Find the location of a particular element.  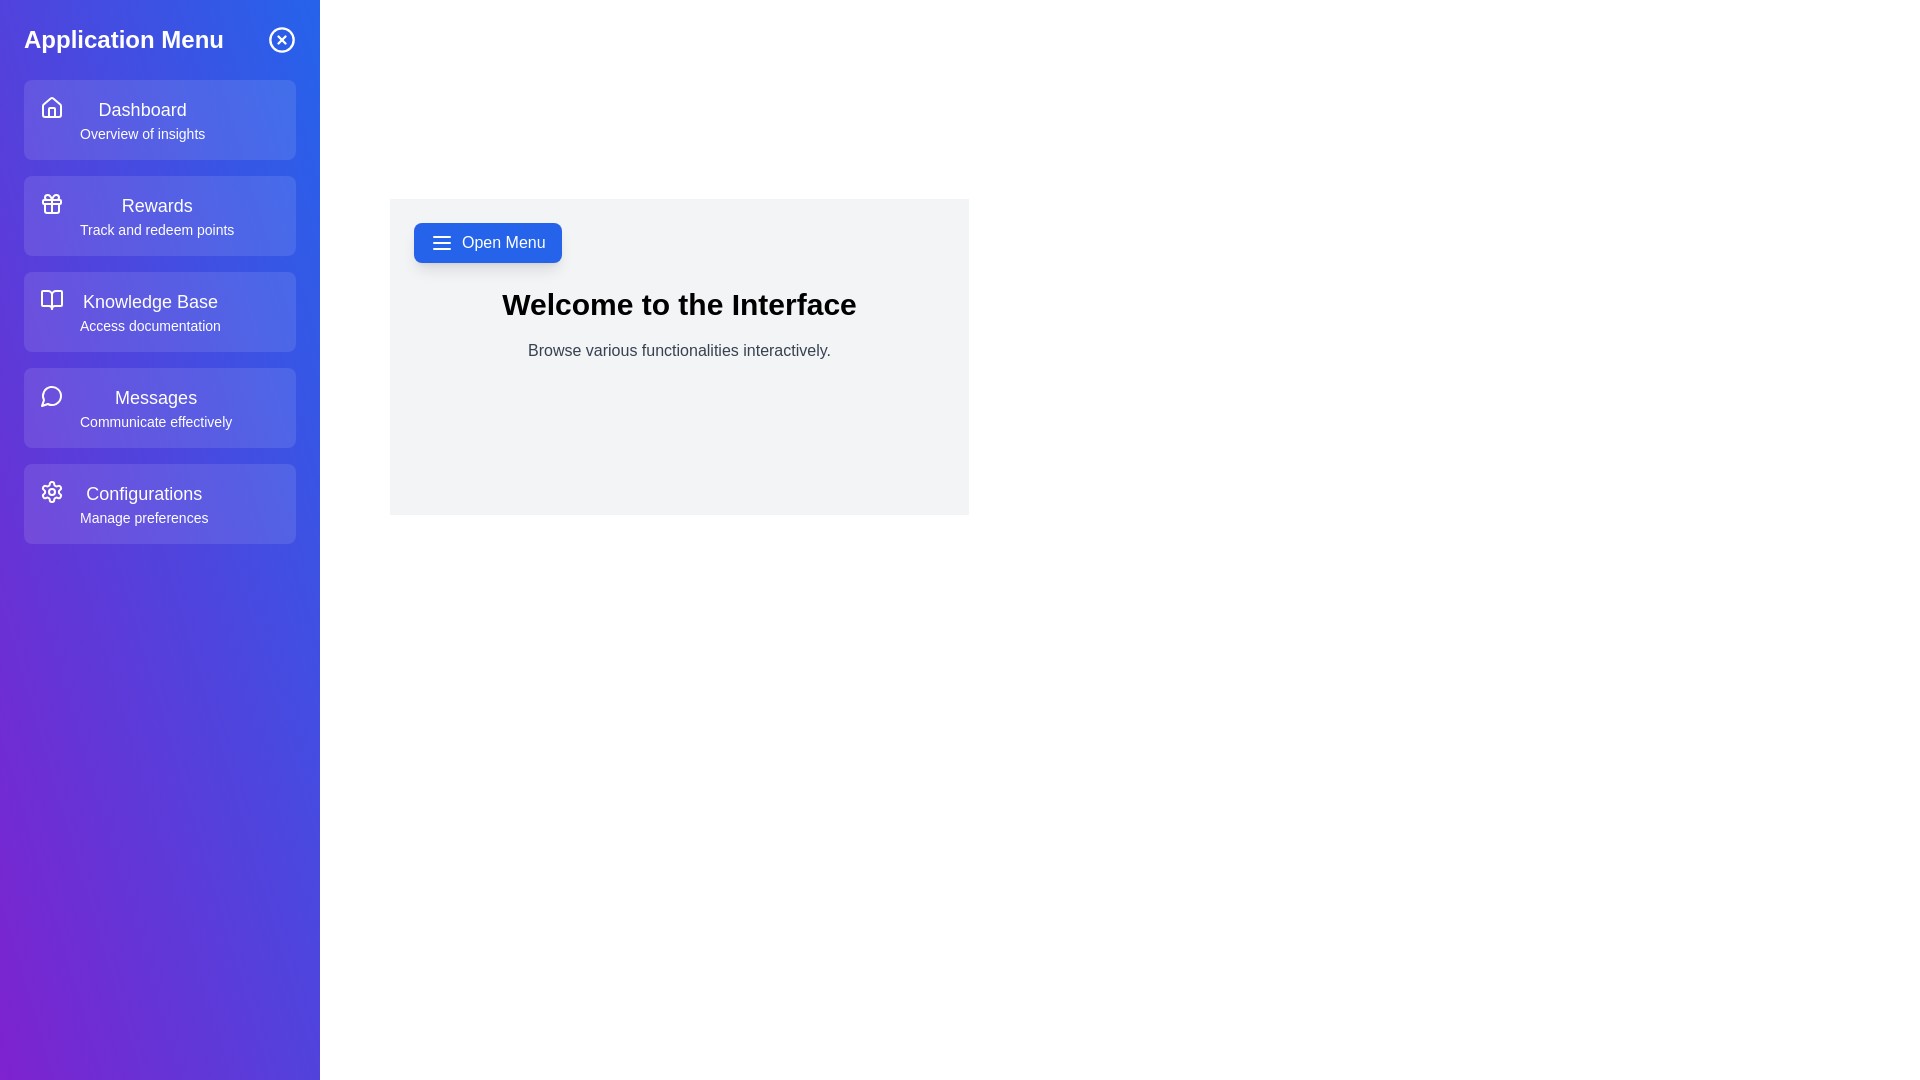

the menu item labeled Configurations is located at coordinates (158, 503).